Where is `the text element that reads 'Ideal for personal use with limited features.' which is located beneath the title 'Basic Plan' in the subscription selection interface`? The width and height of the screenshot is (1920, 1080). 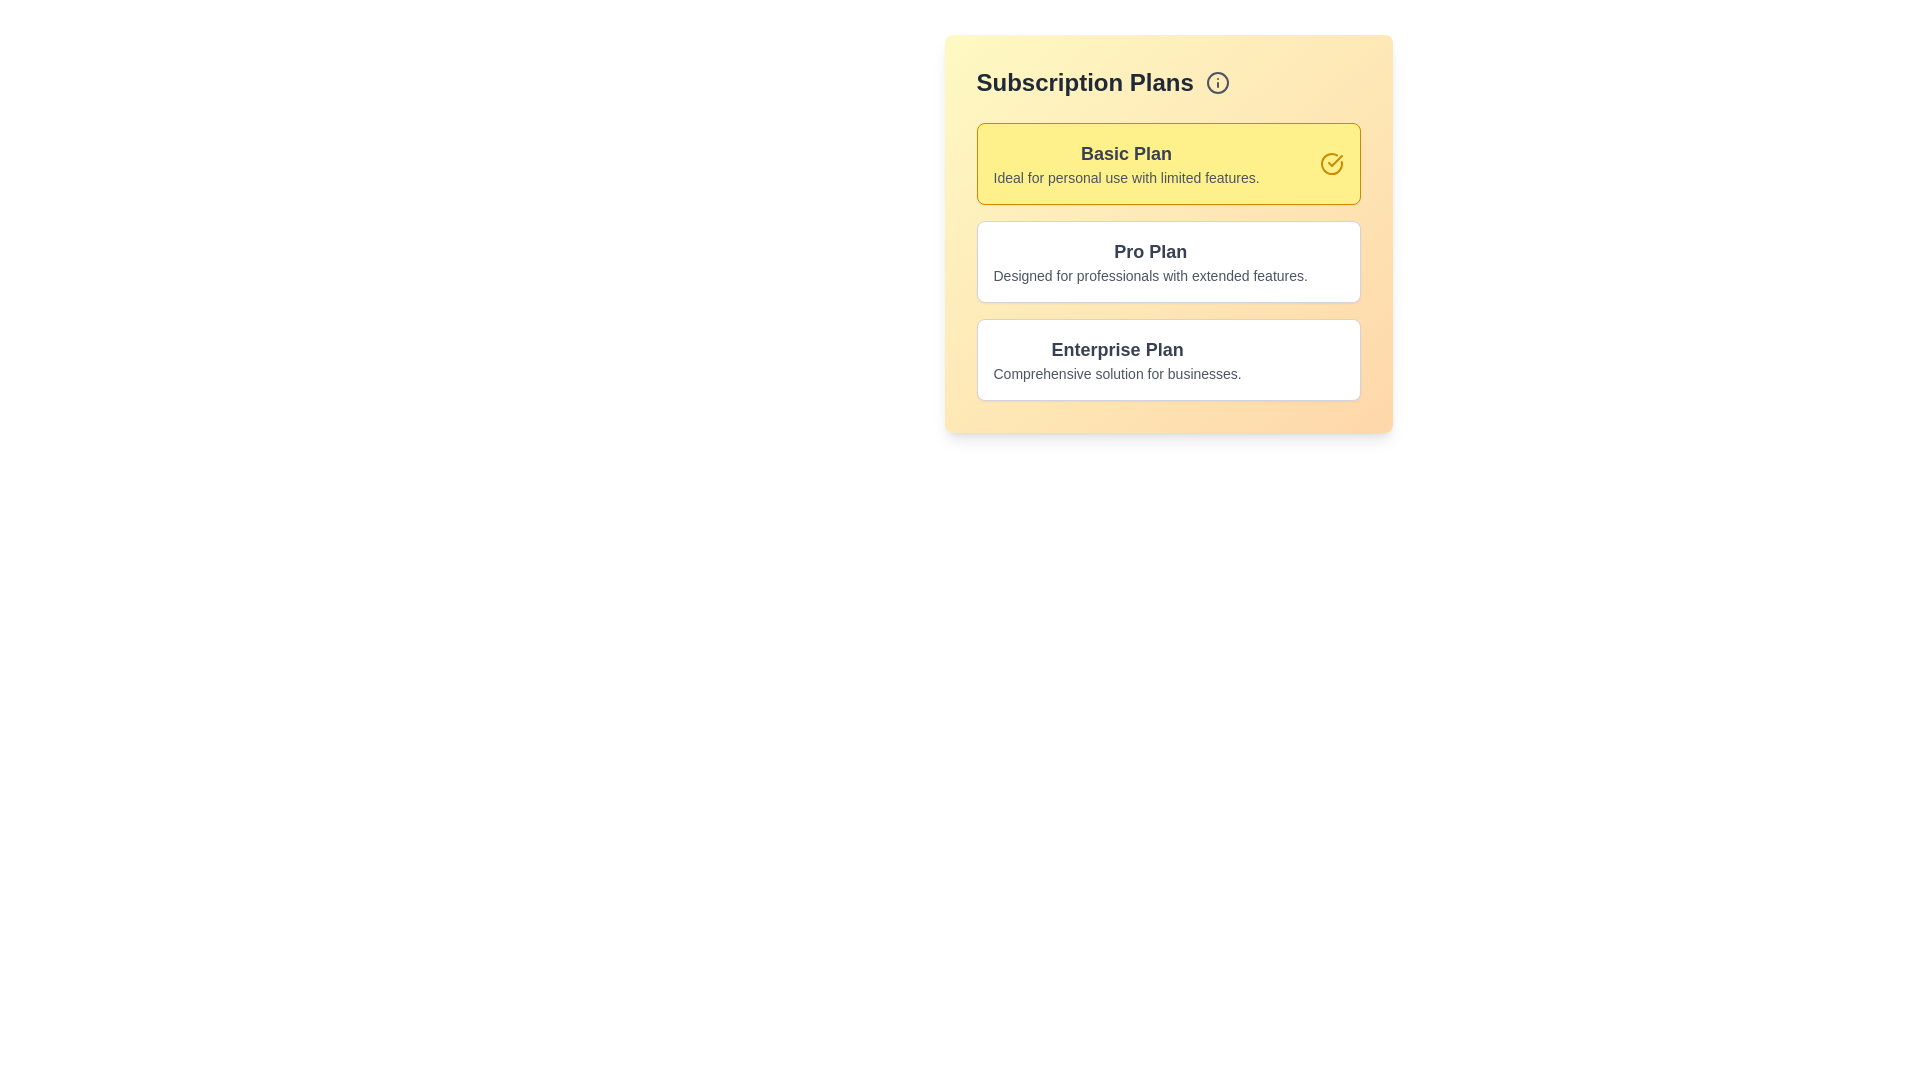
the text element that reads 'Ideal for personal use with limited features.' which is located beneath the title 'Basic Plan' in the subscription selection interface is located at coordinates (1126, 176).